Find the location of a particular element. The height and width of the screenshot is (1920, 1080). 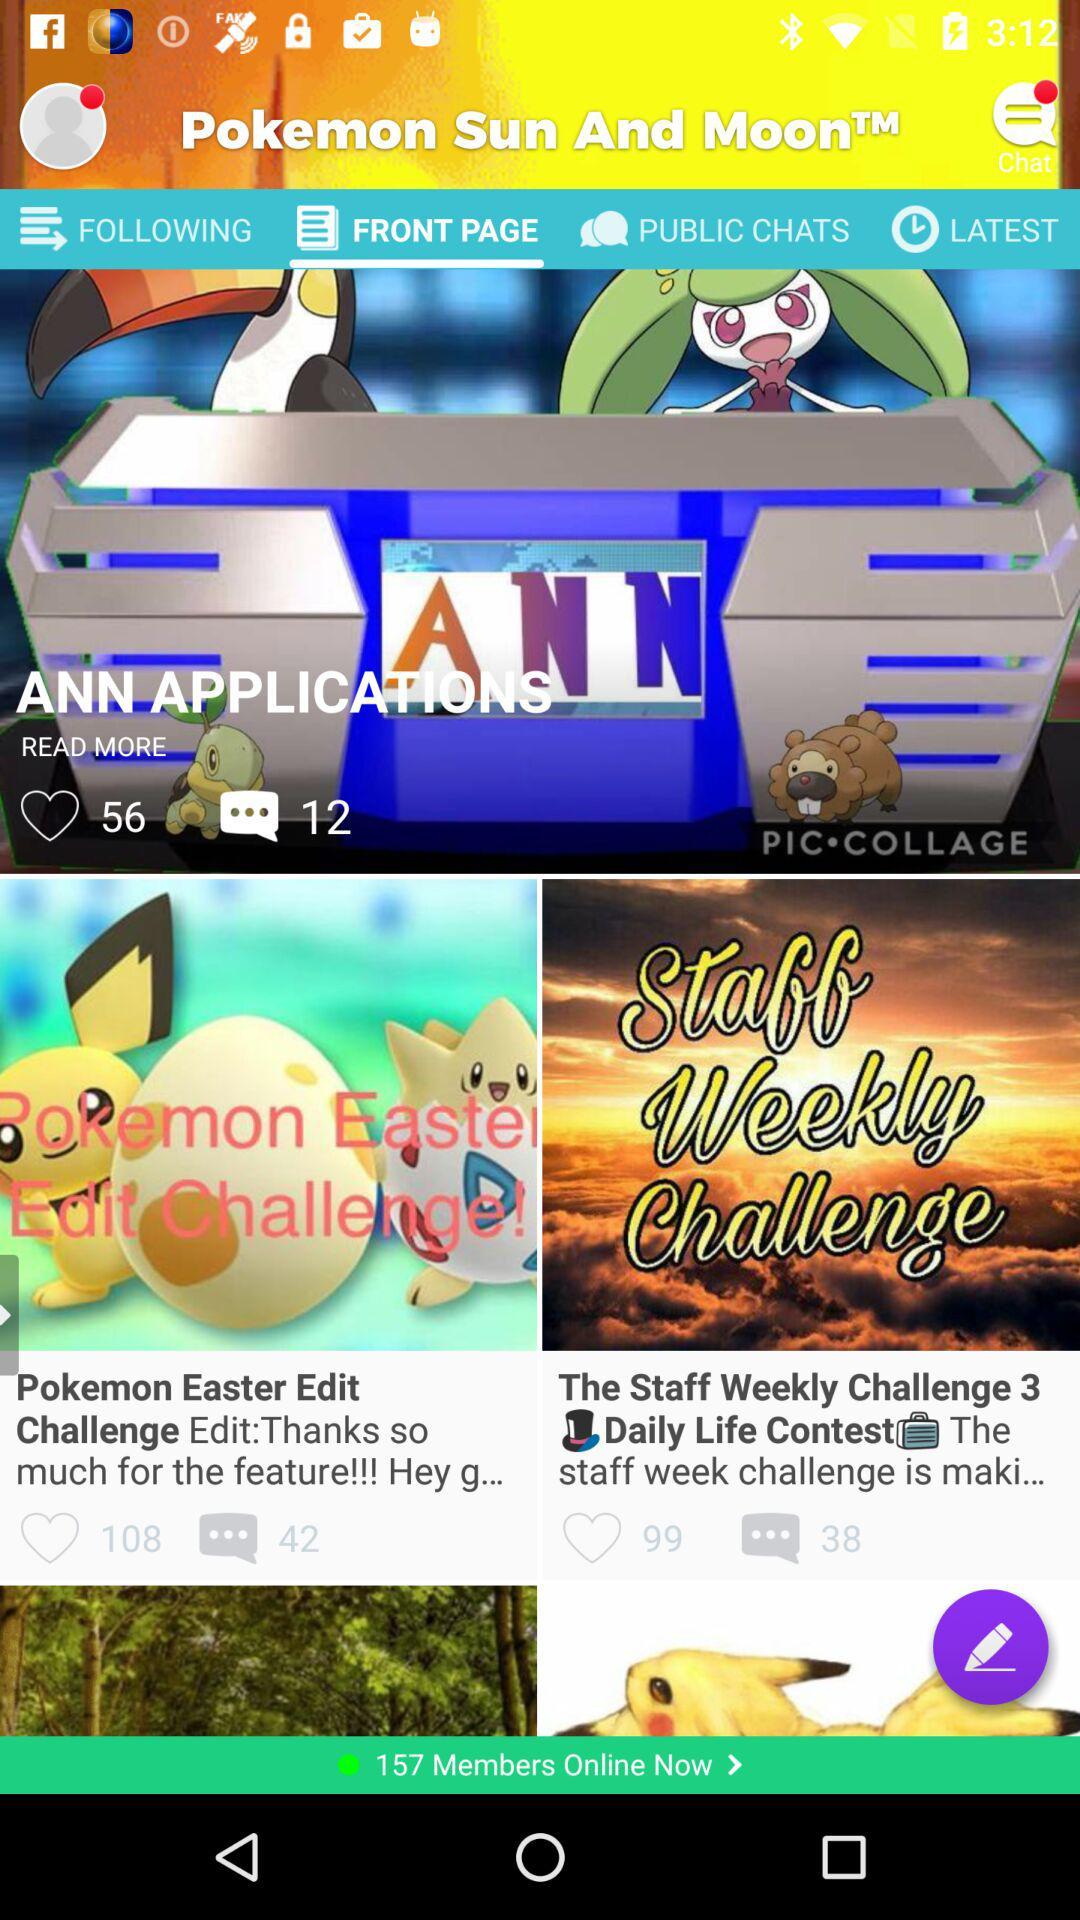

change profile picture is located at coordinates (61, 124).